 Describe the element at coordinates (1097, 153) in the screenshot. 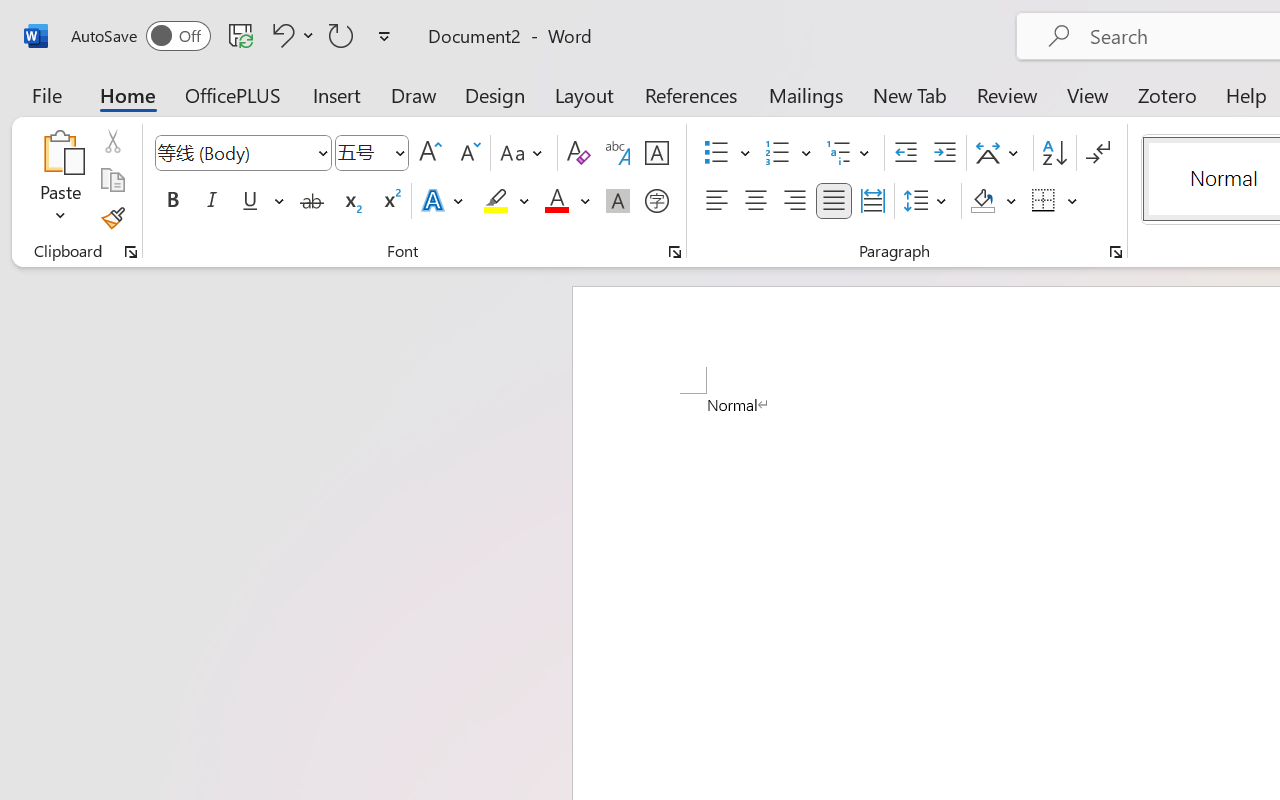

I see `'Show/Hide Editing Marks'` at that location.